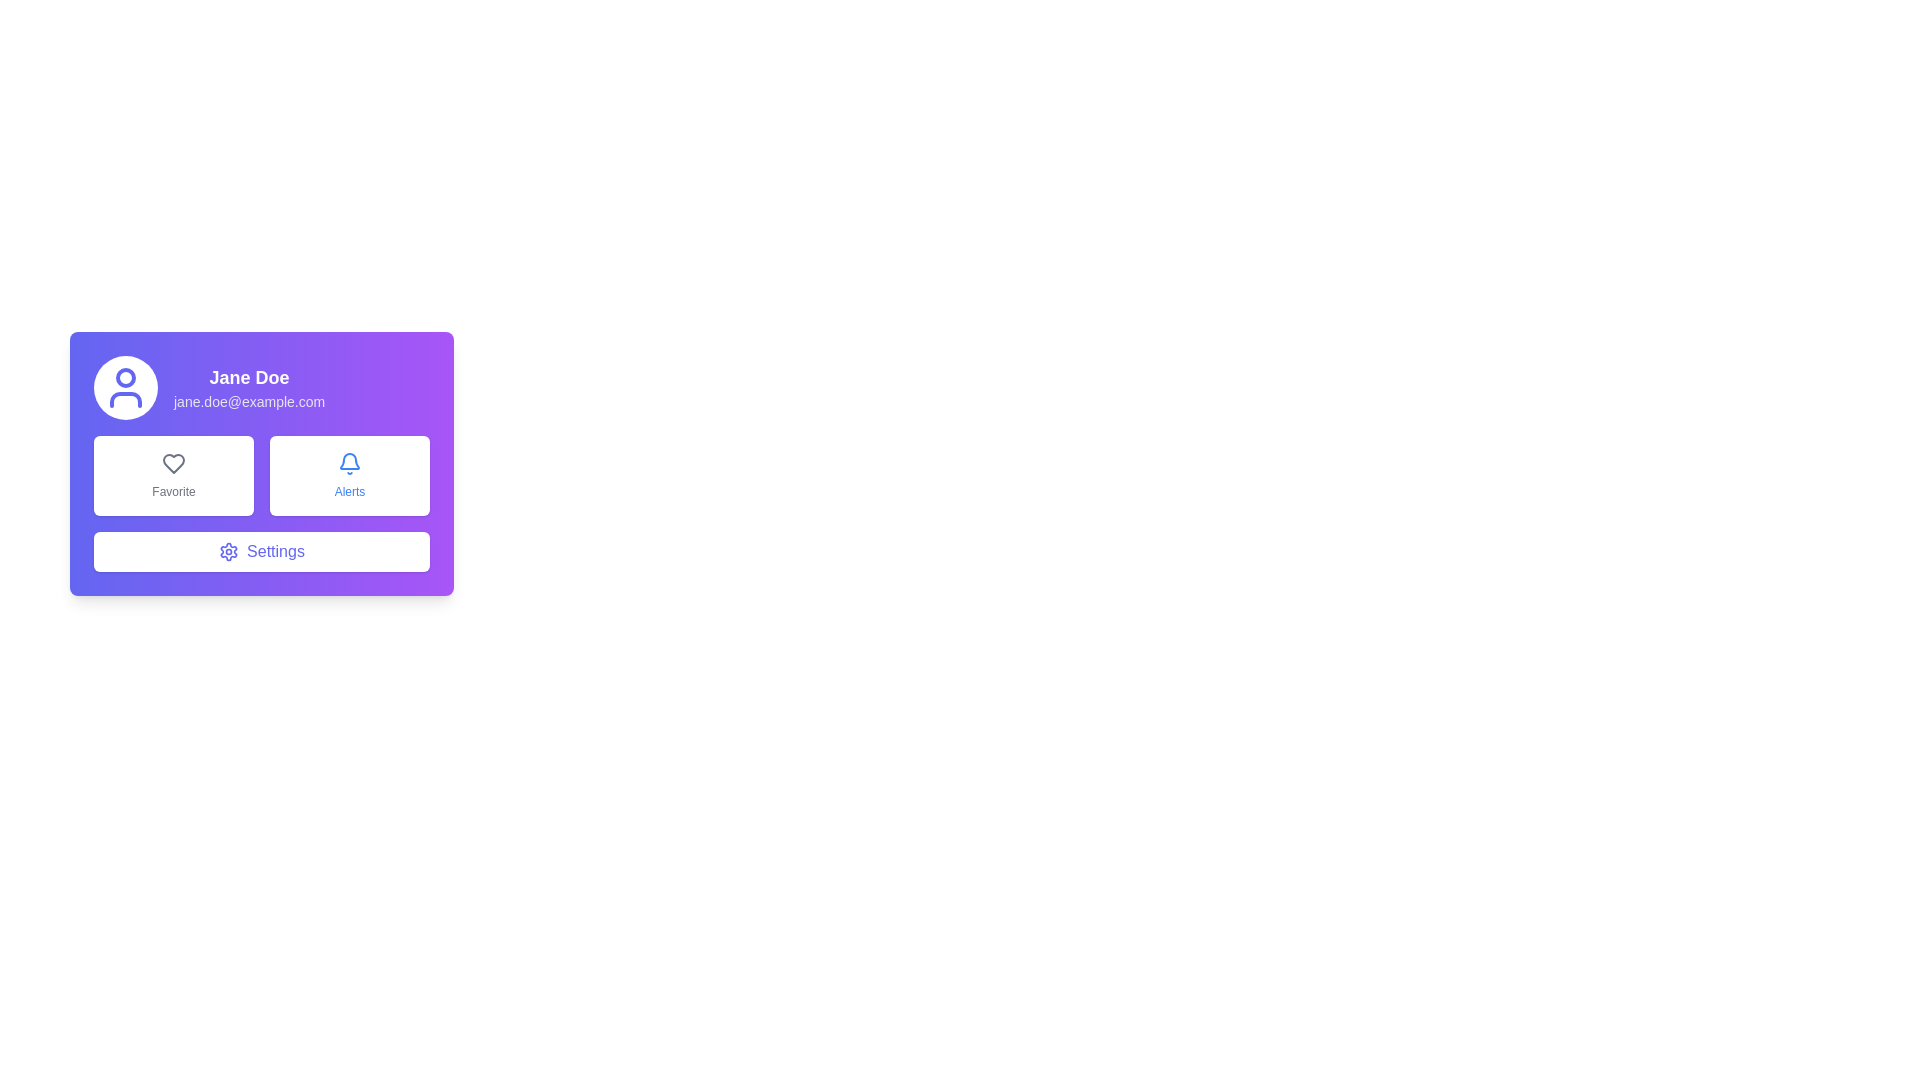 This screenshot has width=1920, height=1080. I want to click on text label displaying the name 'Jane Doe' which is in bold and large font, centrally located in a purple area of the user profile component, so click(248, 378).